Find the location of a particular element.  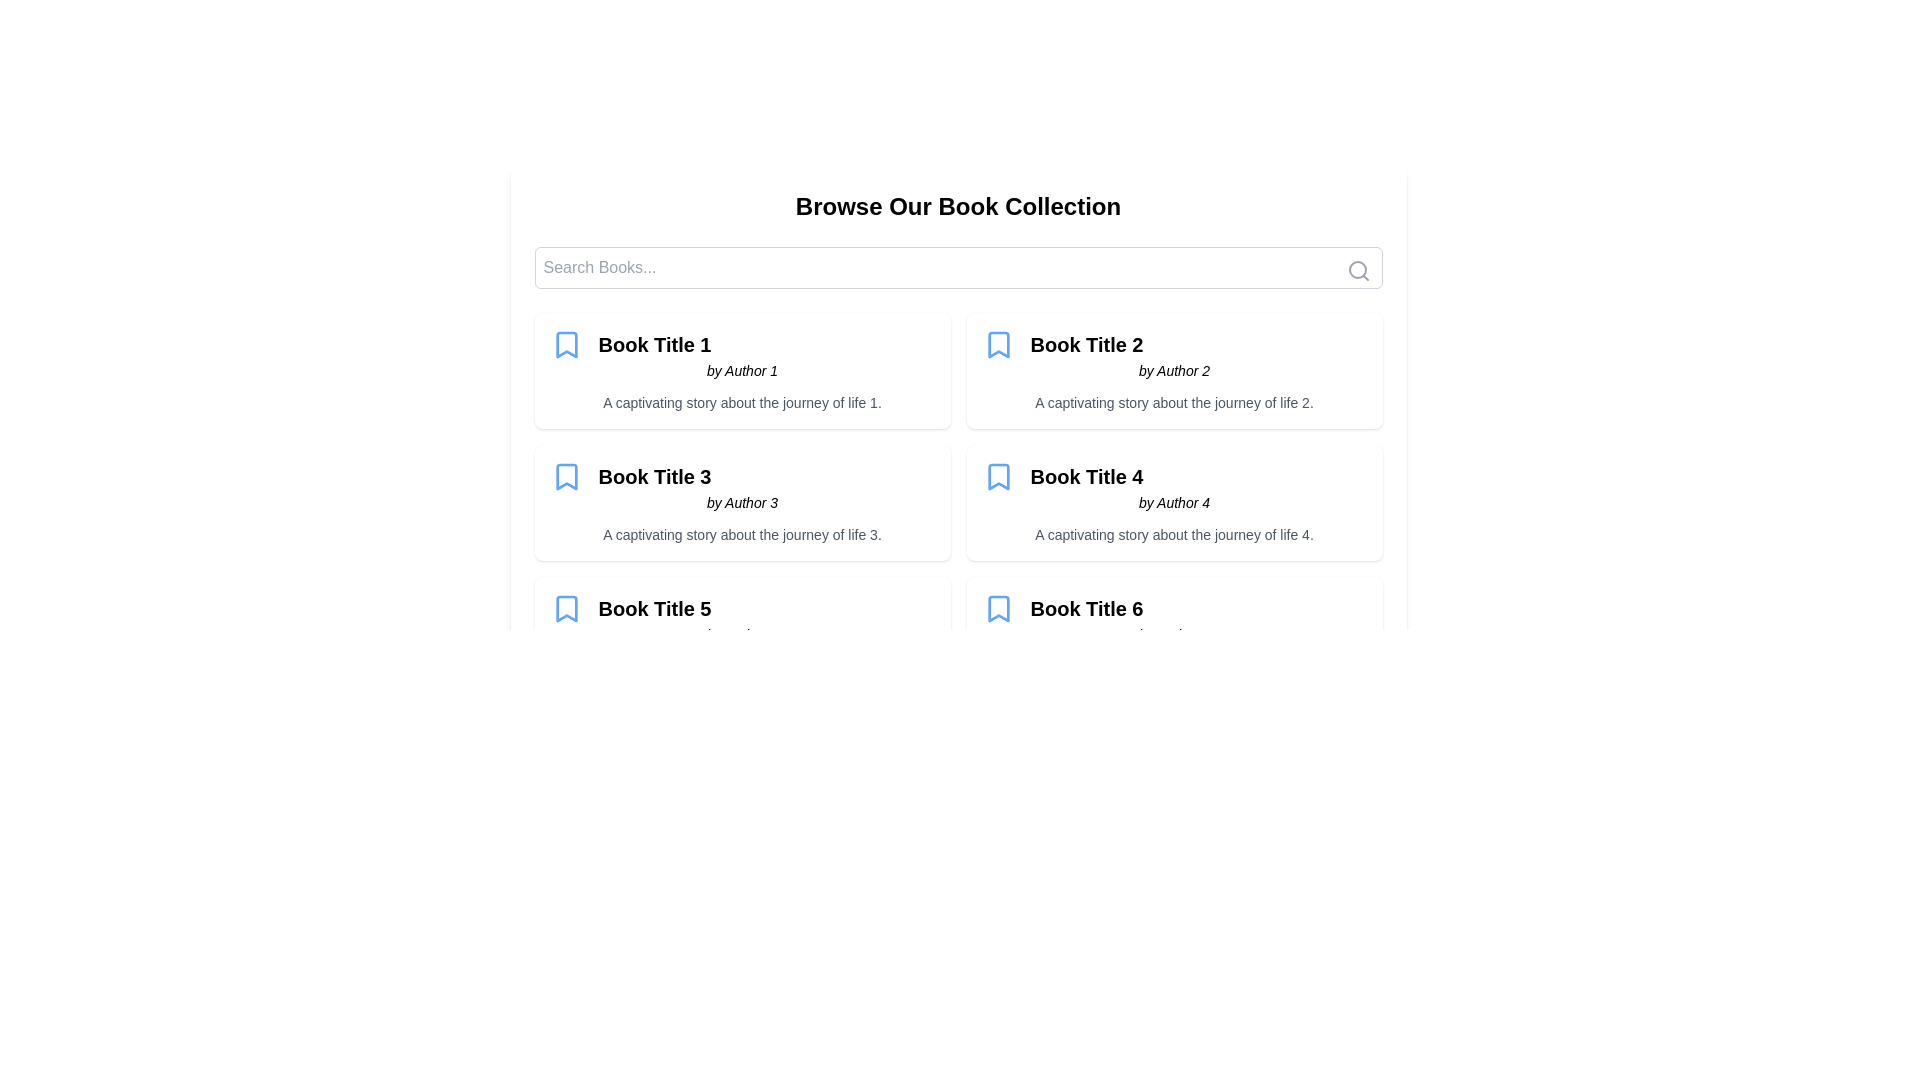

the bookmark icon located to the left of the text 'Book Title 4' is located at coordinates (998, 477).